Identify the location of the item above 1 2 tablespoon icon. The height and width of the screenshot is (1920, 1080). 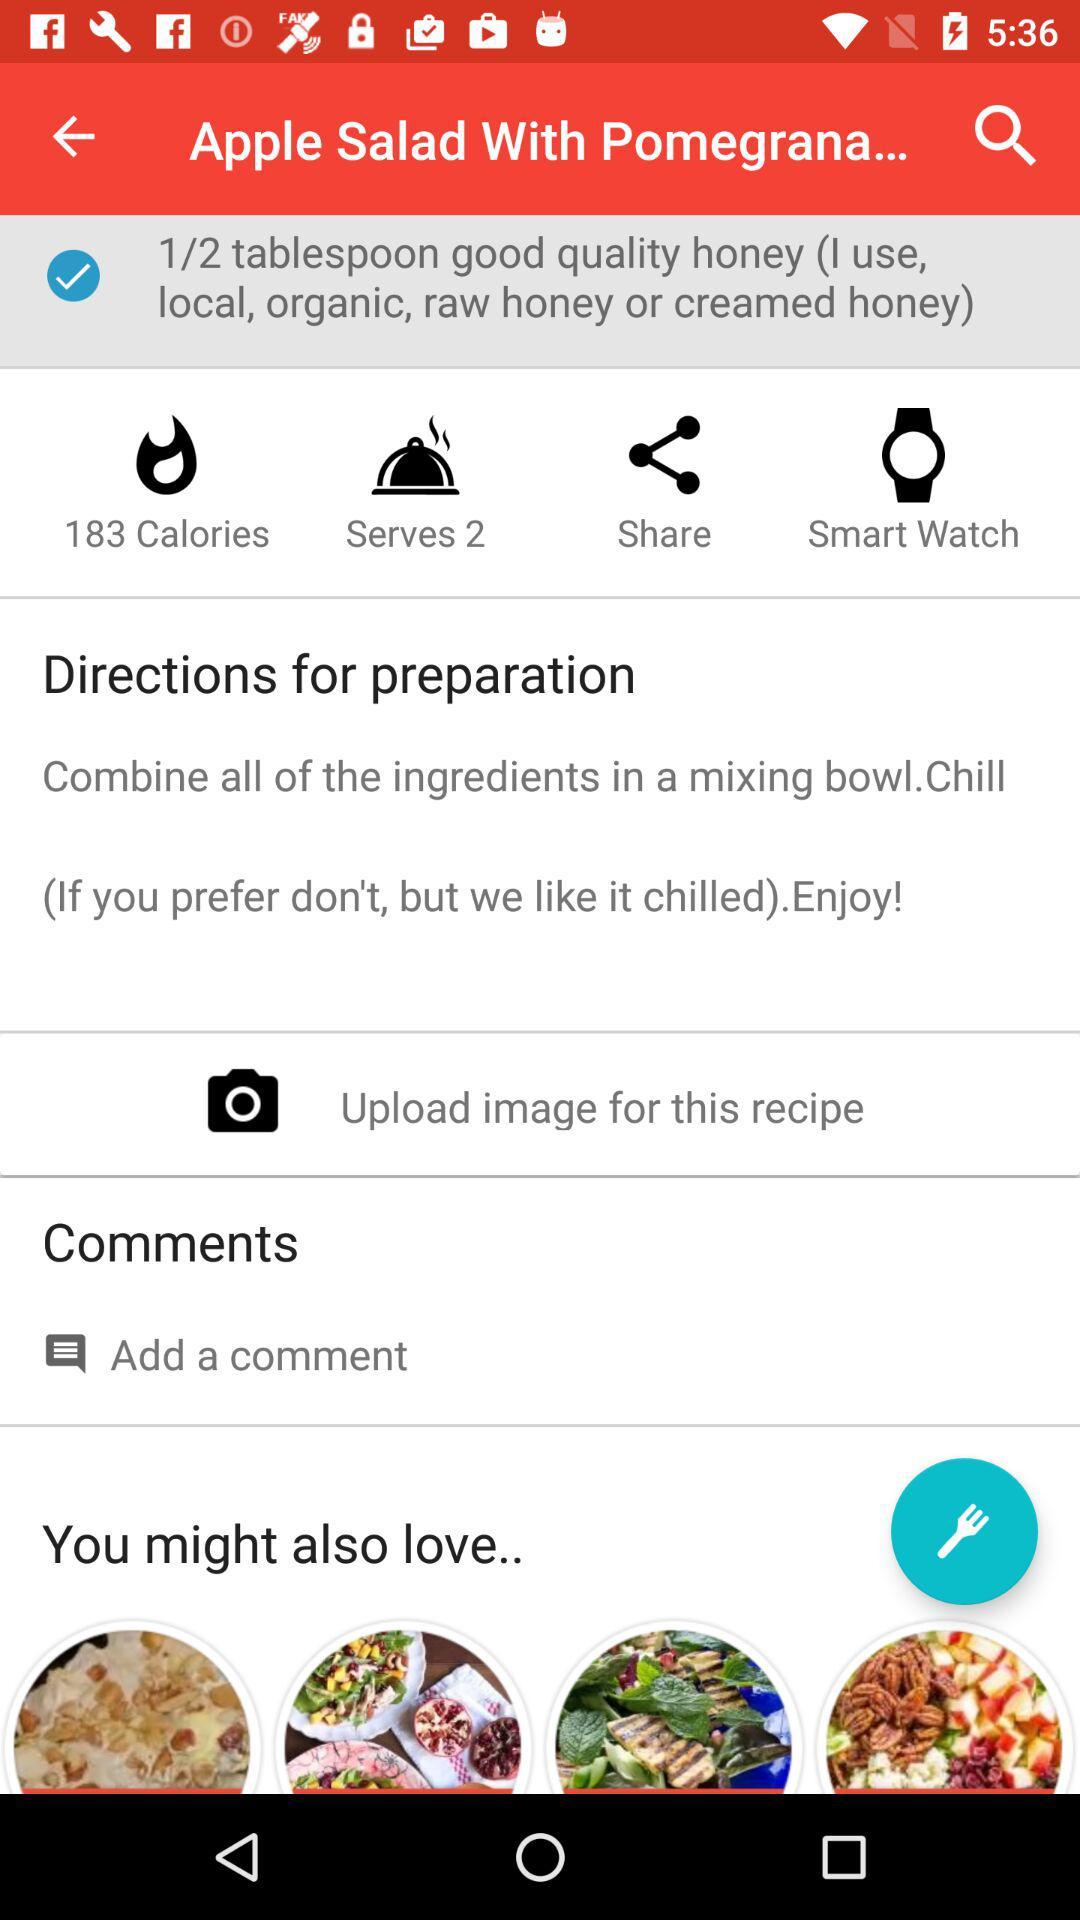
(72, 135).